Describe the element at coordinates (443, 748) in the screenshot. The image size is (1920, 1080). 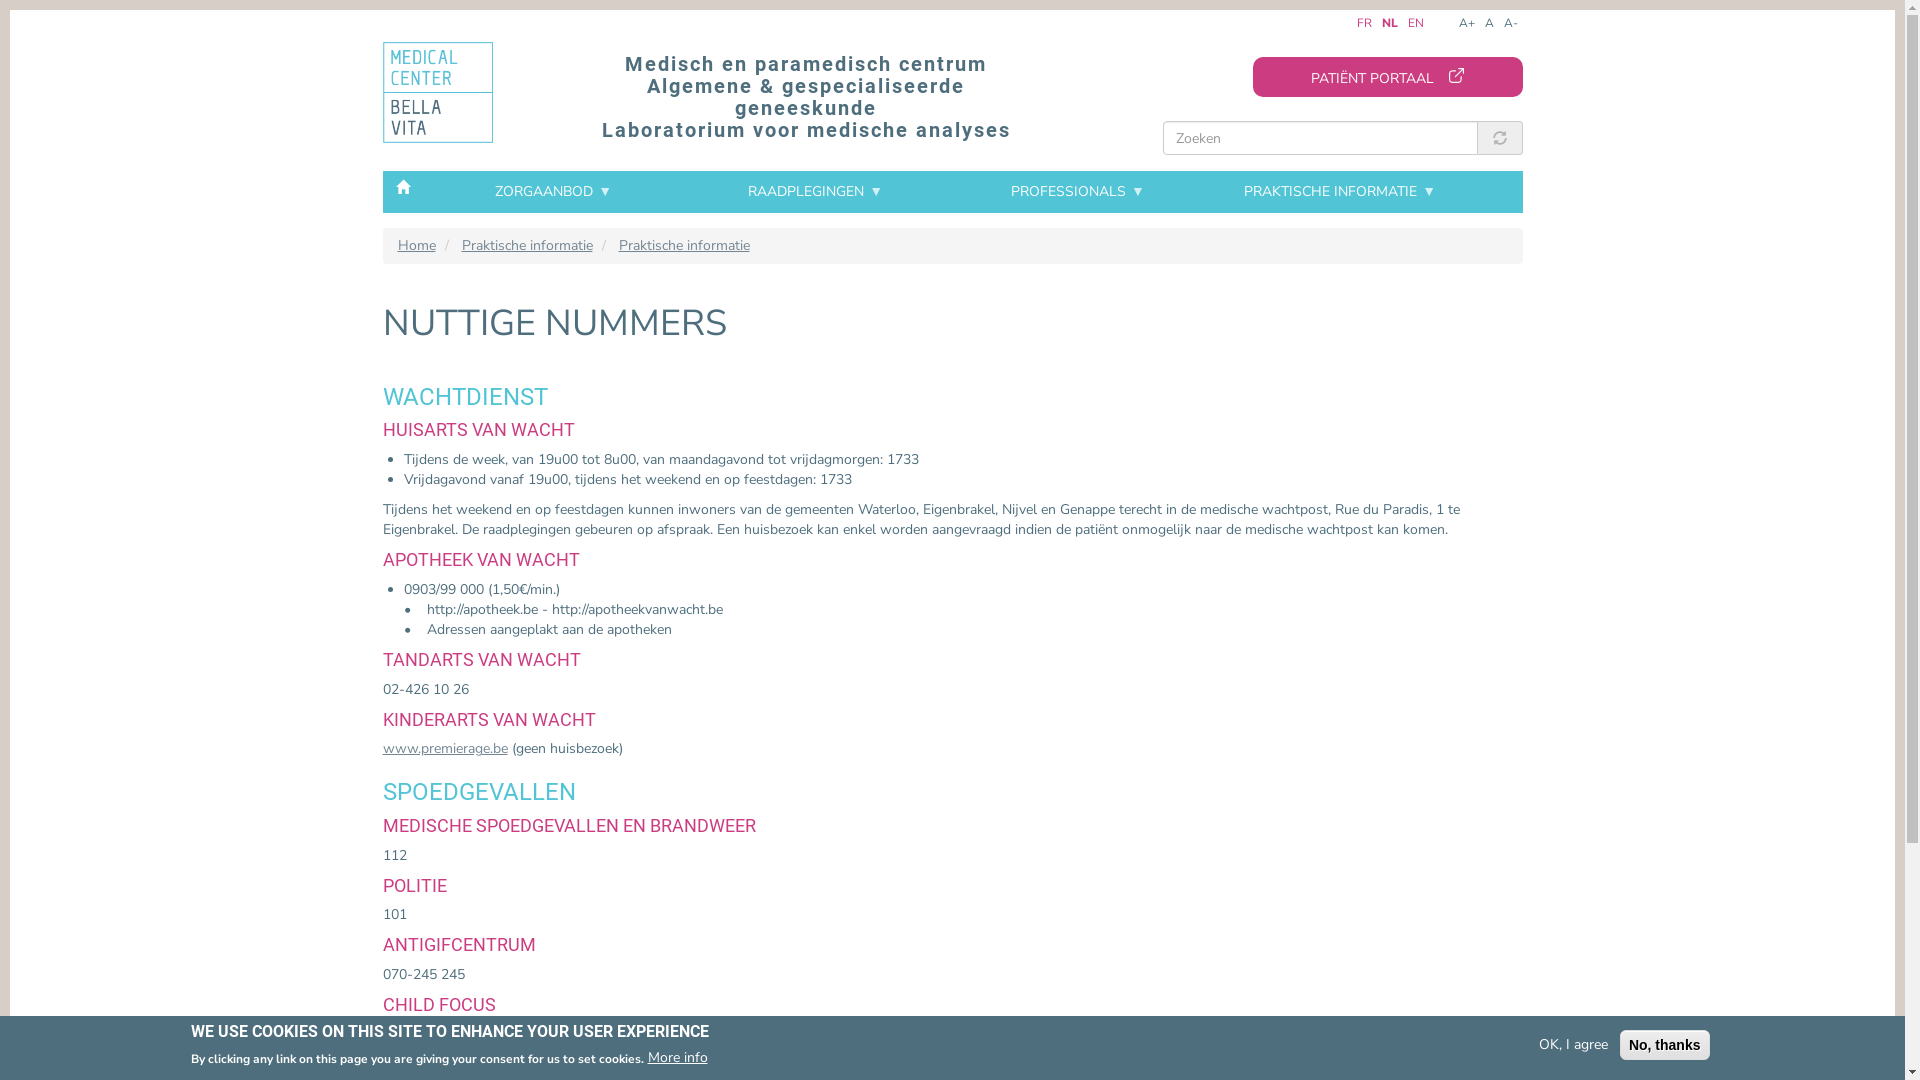
I see `'www.premierage.be'` at that location.